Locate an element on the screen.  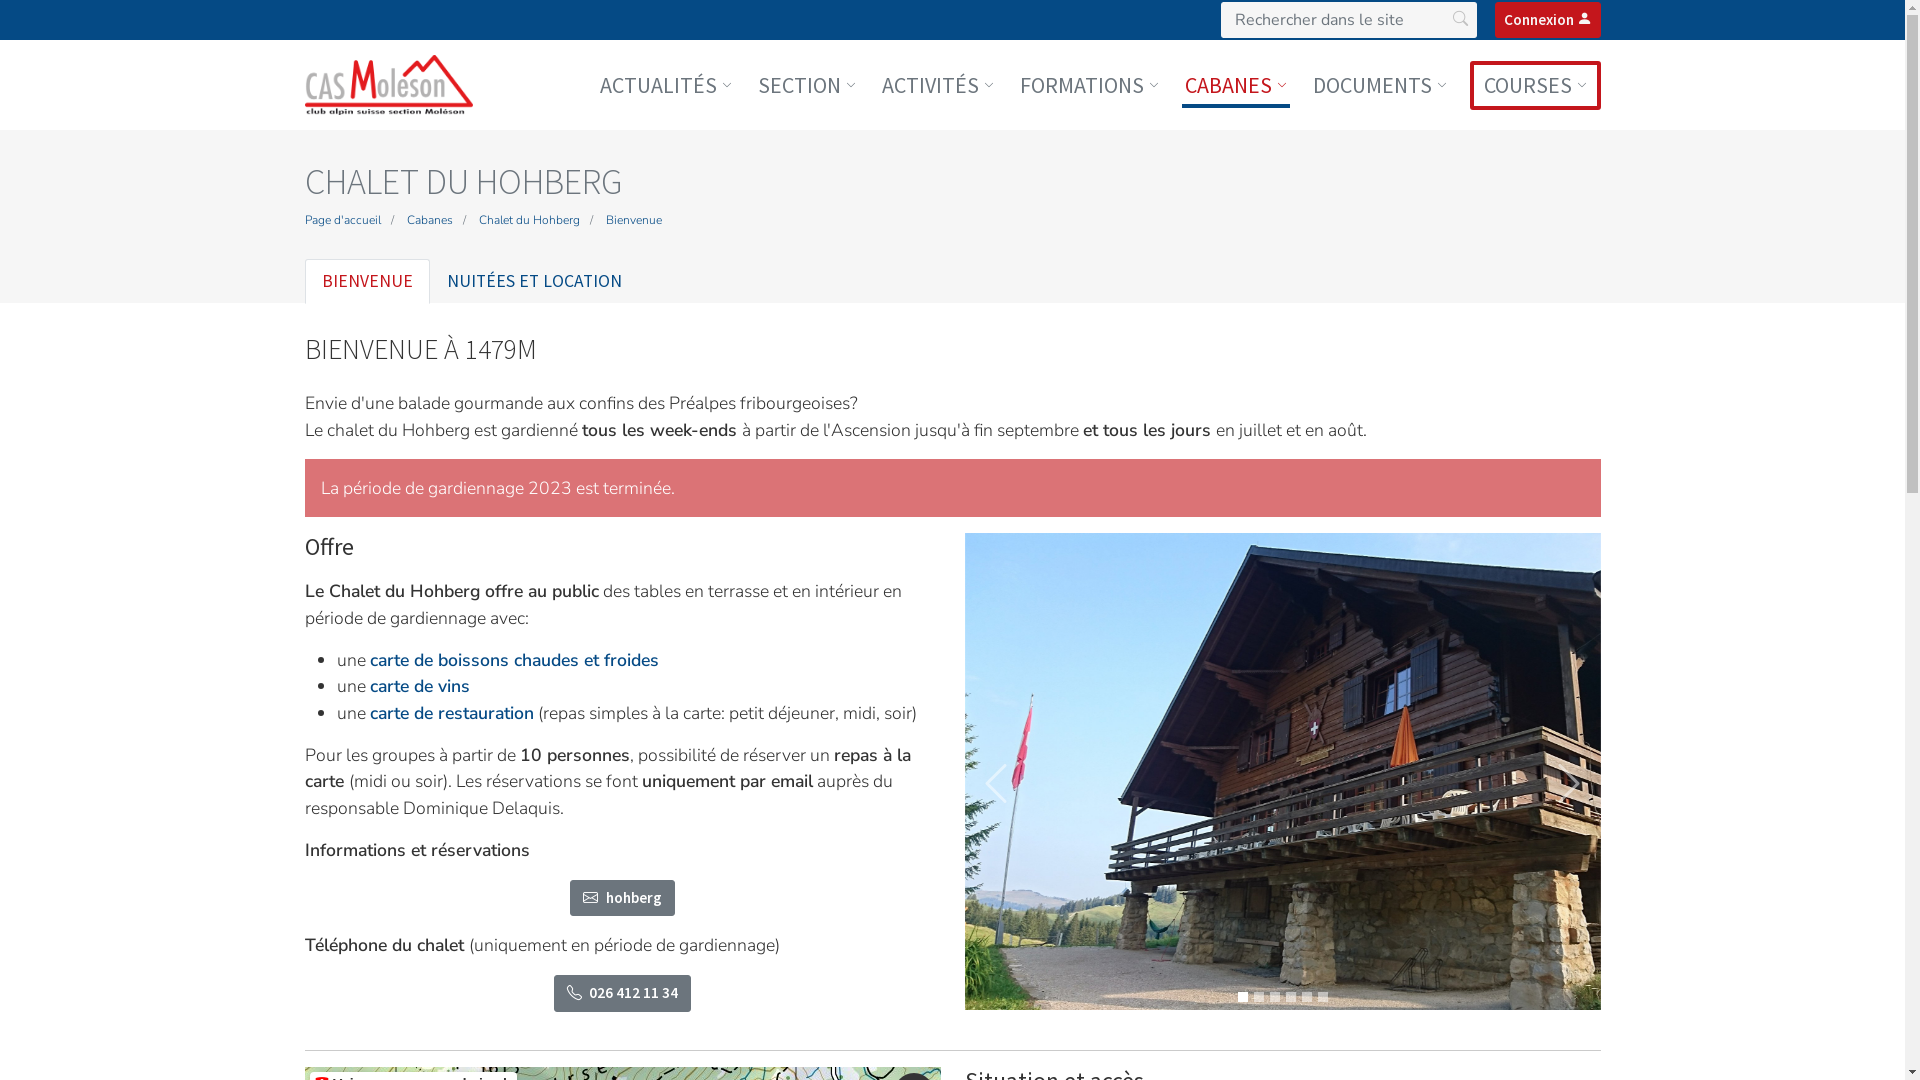
'carte de restauration' is located at coordinates (450, 712).